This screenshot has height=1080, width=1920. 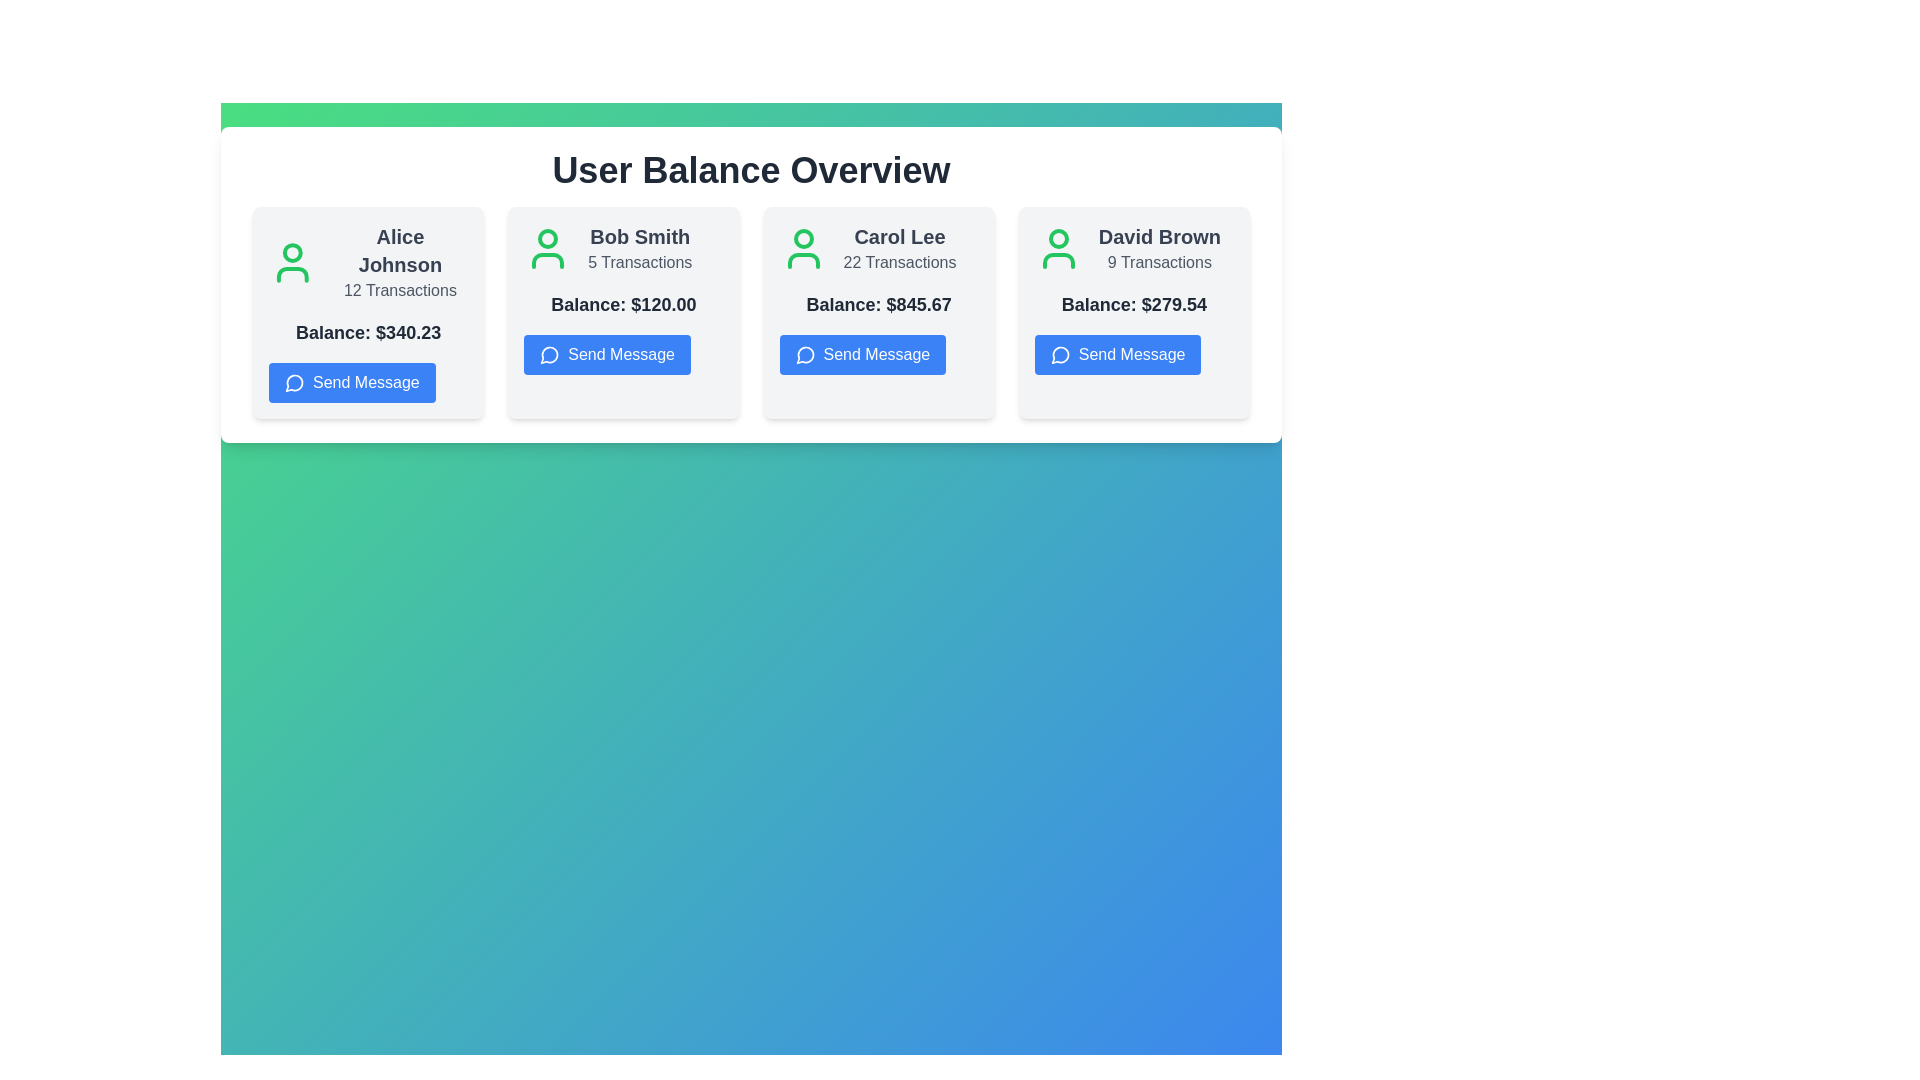 What do you see at coordinates (291, 261) in the screenshot?
I see `the green user figure SVG icon located at the top-left part of Alice Johnson's user card in the User Balance Overview section` at bounding box center [291, 261].